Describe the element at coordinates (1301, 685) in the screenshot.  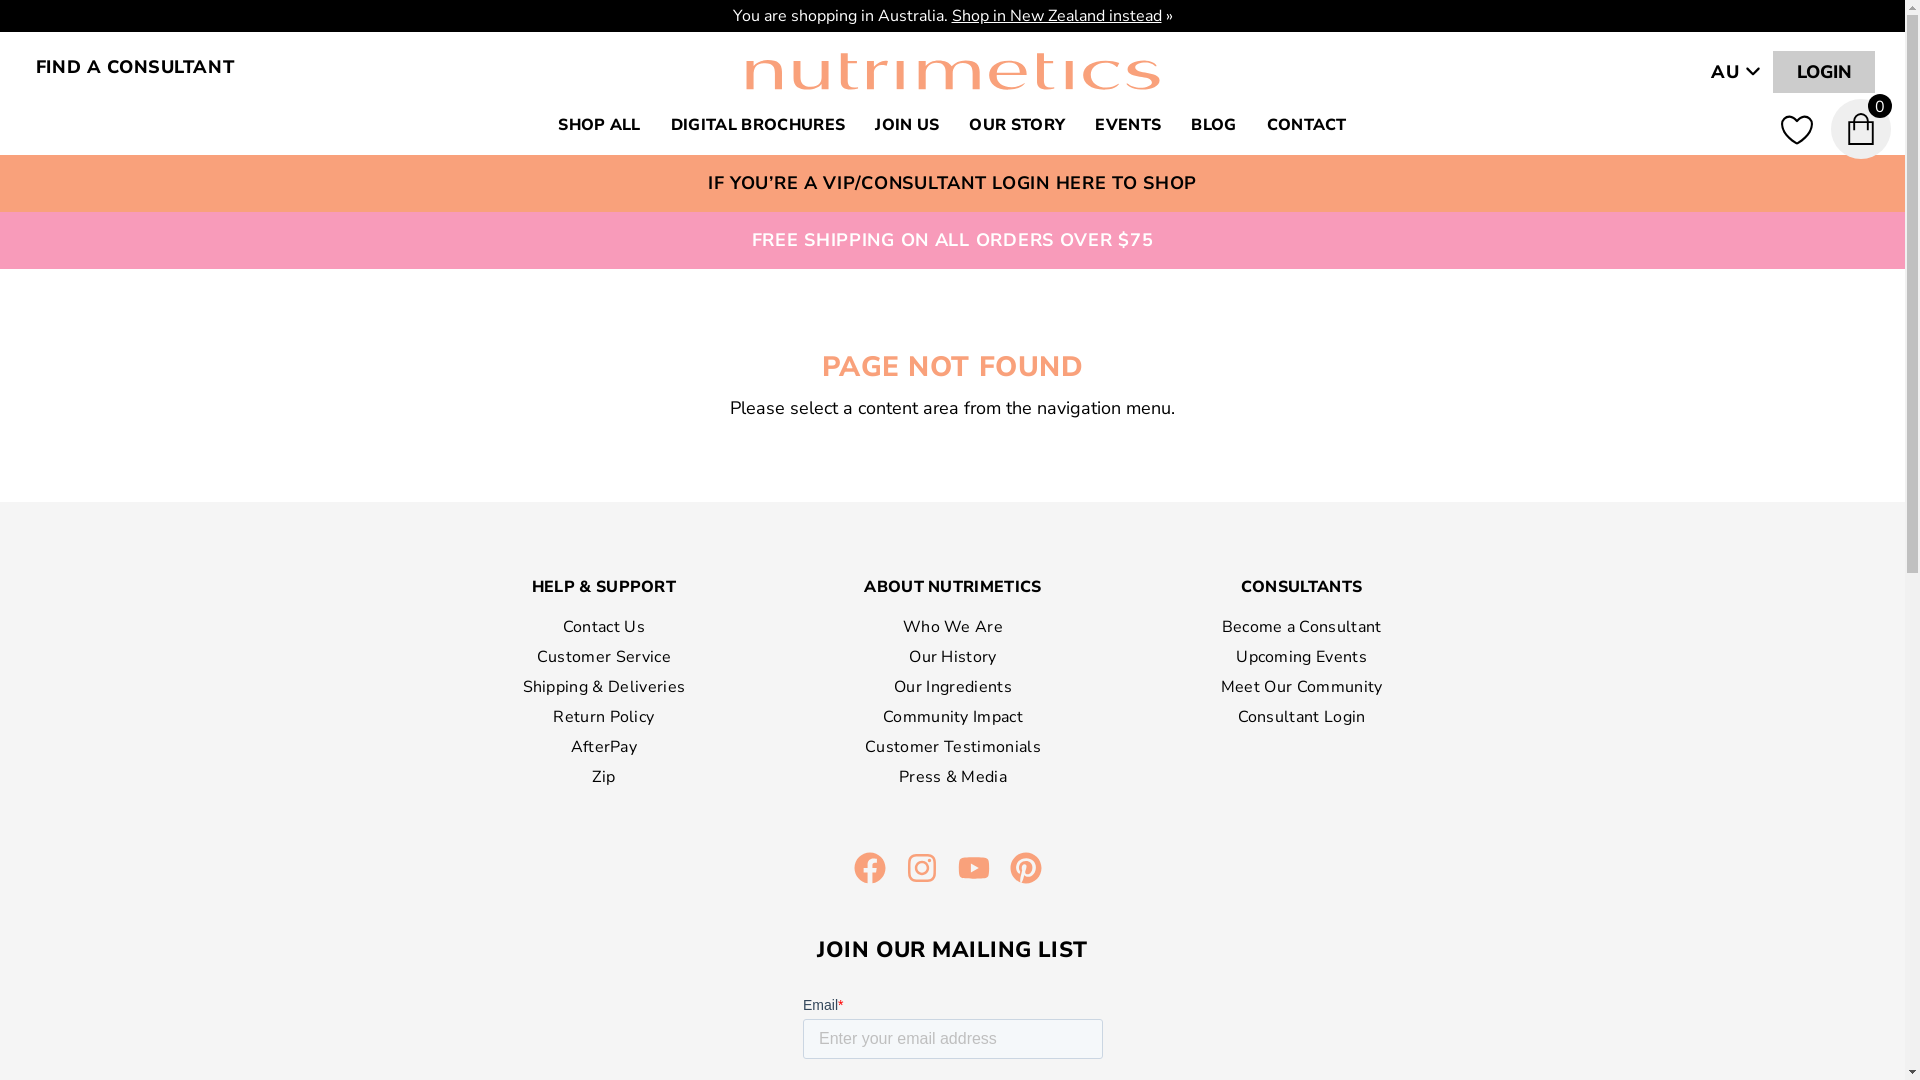
I see `'Meet Our Community'` at that location.